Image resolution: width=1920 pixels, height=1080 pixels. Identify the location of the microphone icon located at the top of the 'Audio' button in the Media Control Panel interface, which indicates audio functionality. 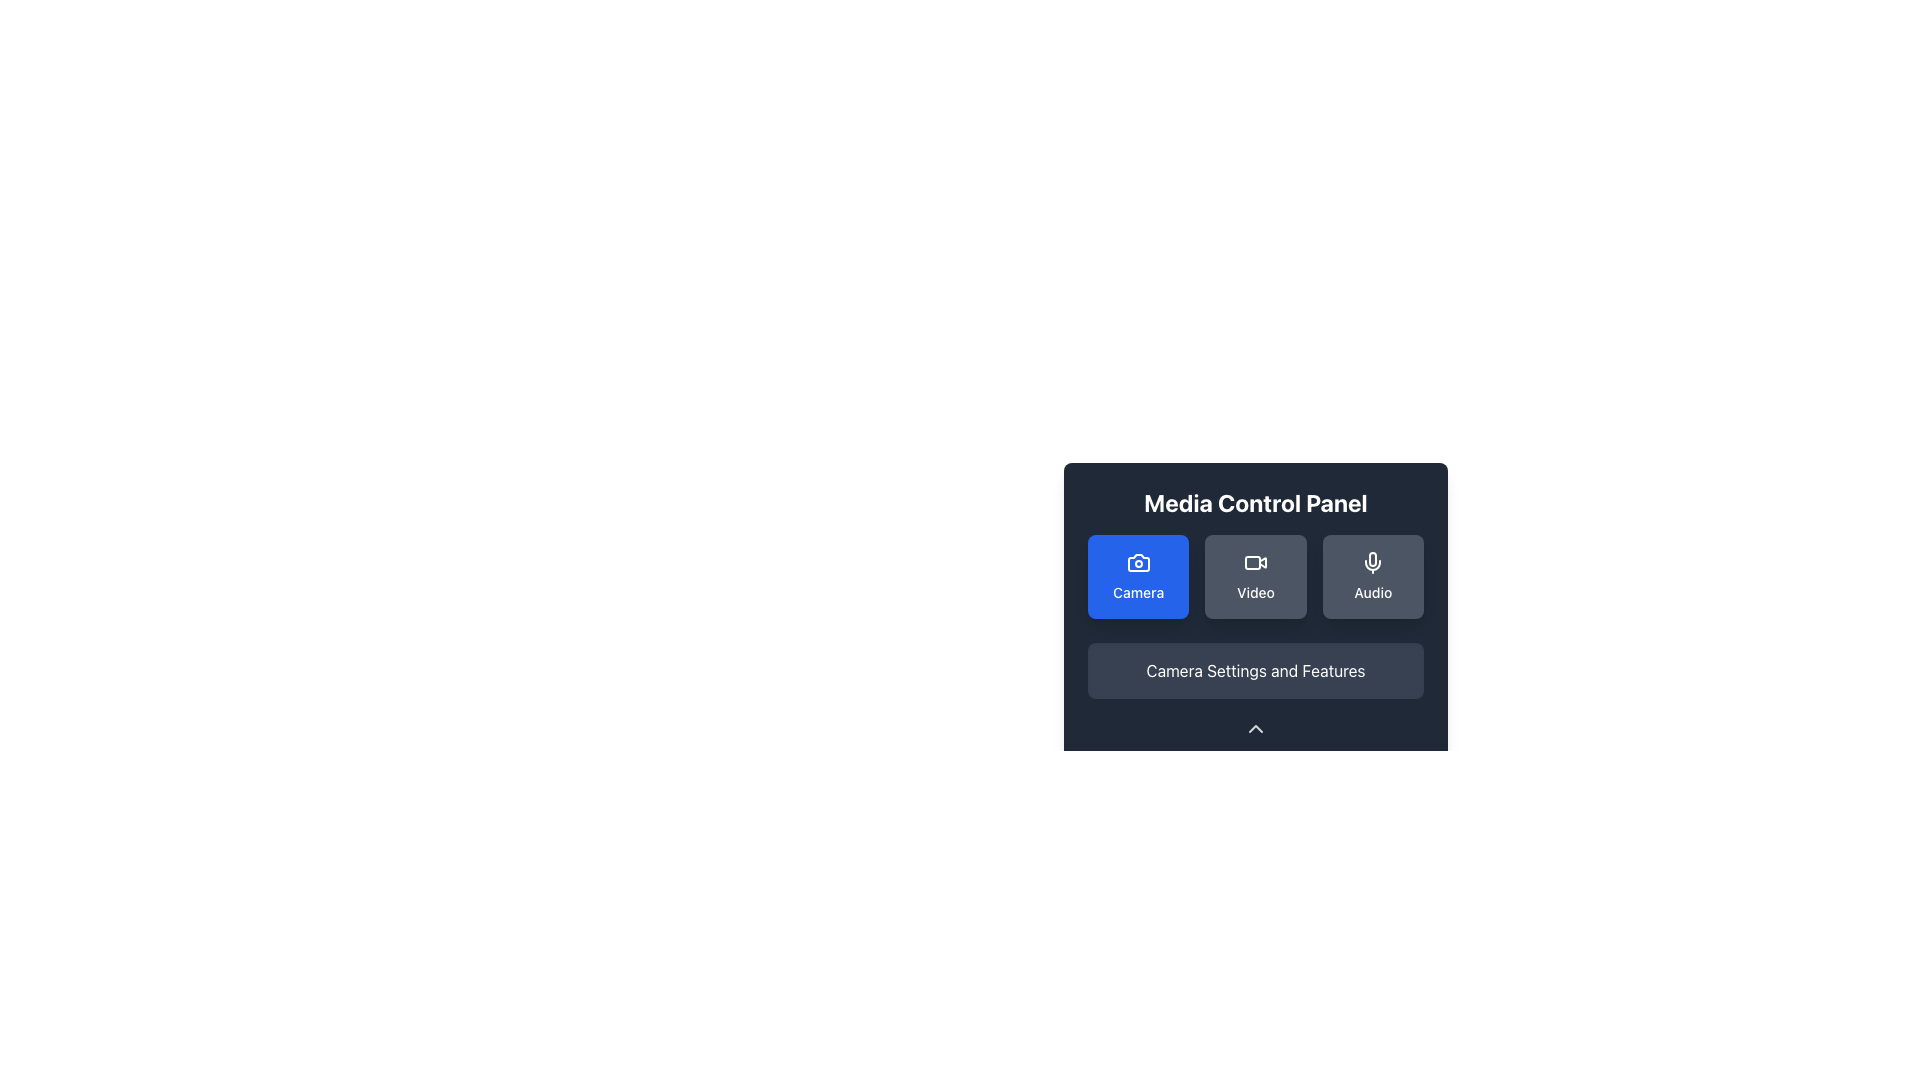
(1372, 563).